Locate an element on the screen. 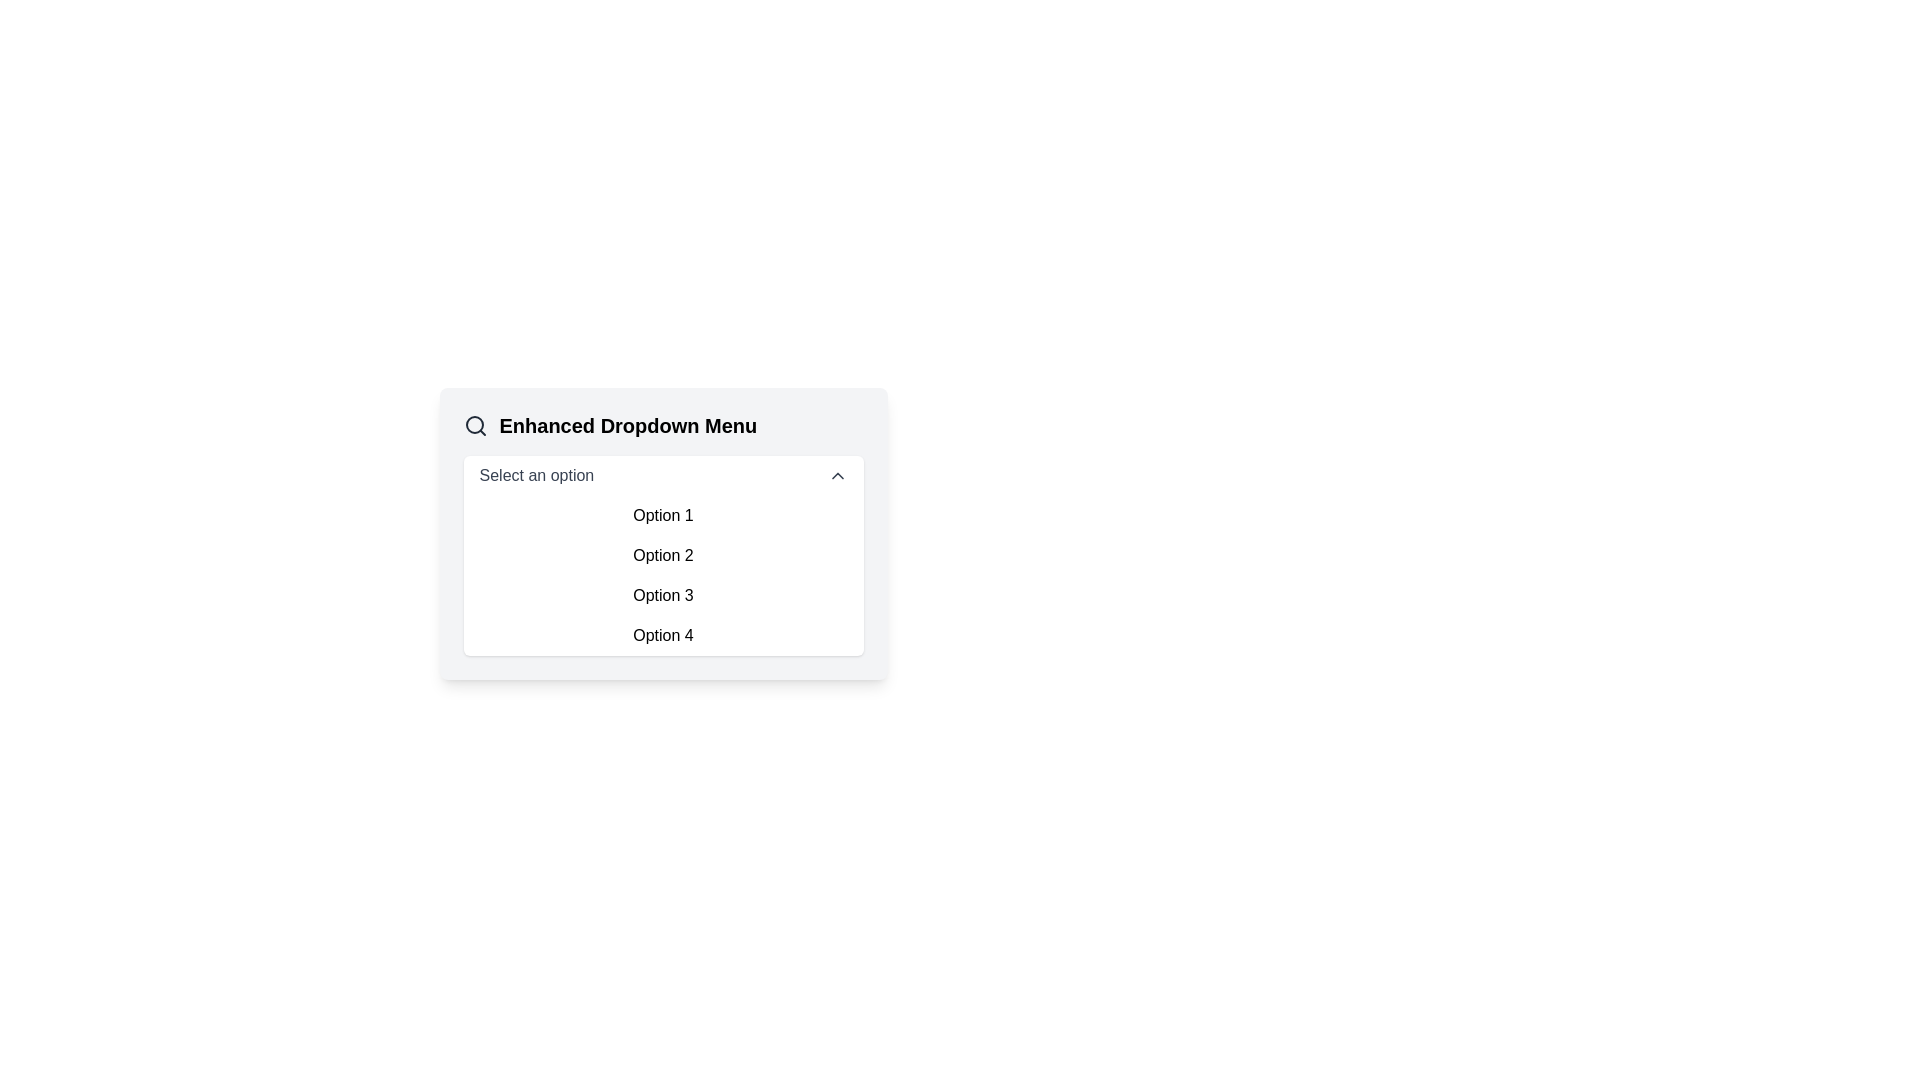  the first item in the dropdown menu is located at coordinates (663, 515).